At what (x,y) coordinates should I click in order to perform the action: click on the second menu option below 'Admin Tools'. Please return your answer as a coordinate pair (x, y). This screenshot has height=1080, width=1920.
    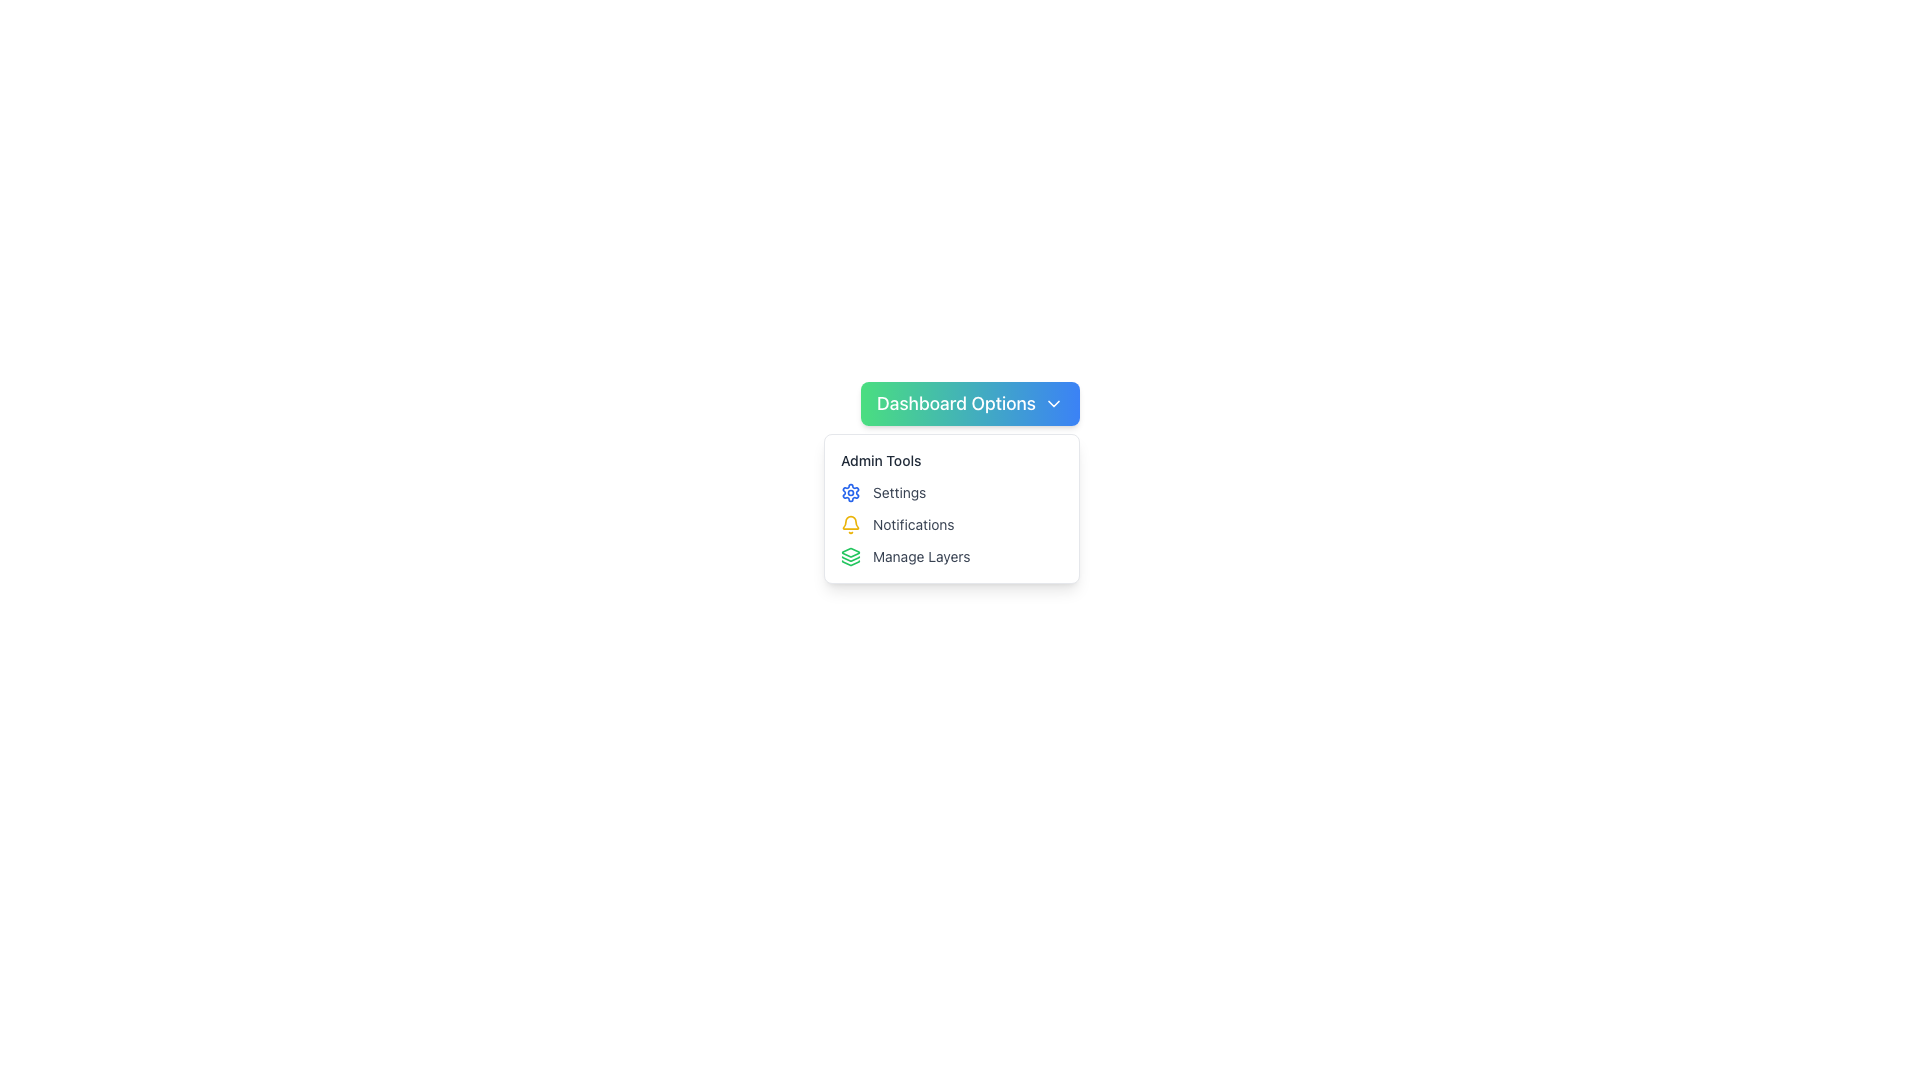
    Looking at the image, I should click on (950, 493).